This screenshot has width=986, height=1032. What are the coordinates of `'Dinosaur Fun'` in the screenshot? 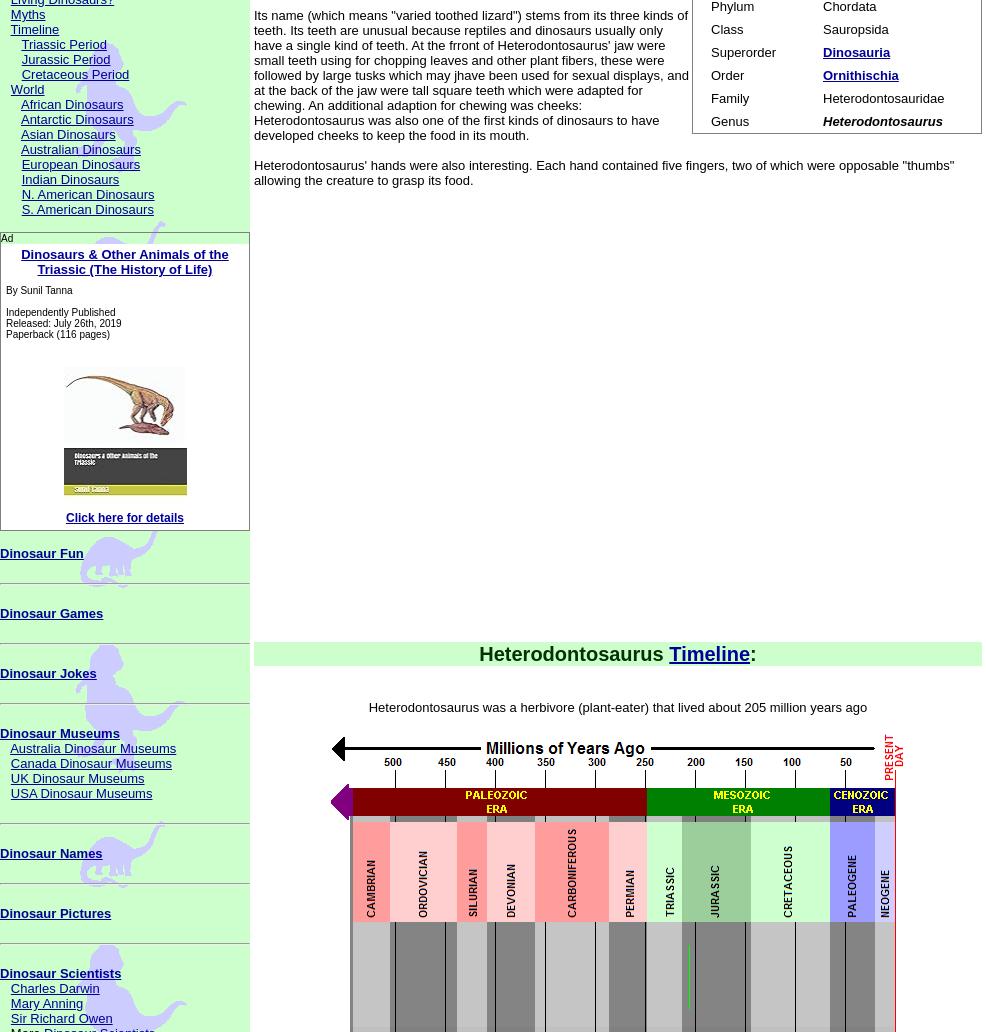 It's located at (0, 553).